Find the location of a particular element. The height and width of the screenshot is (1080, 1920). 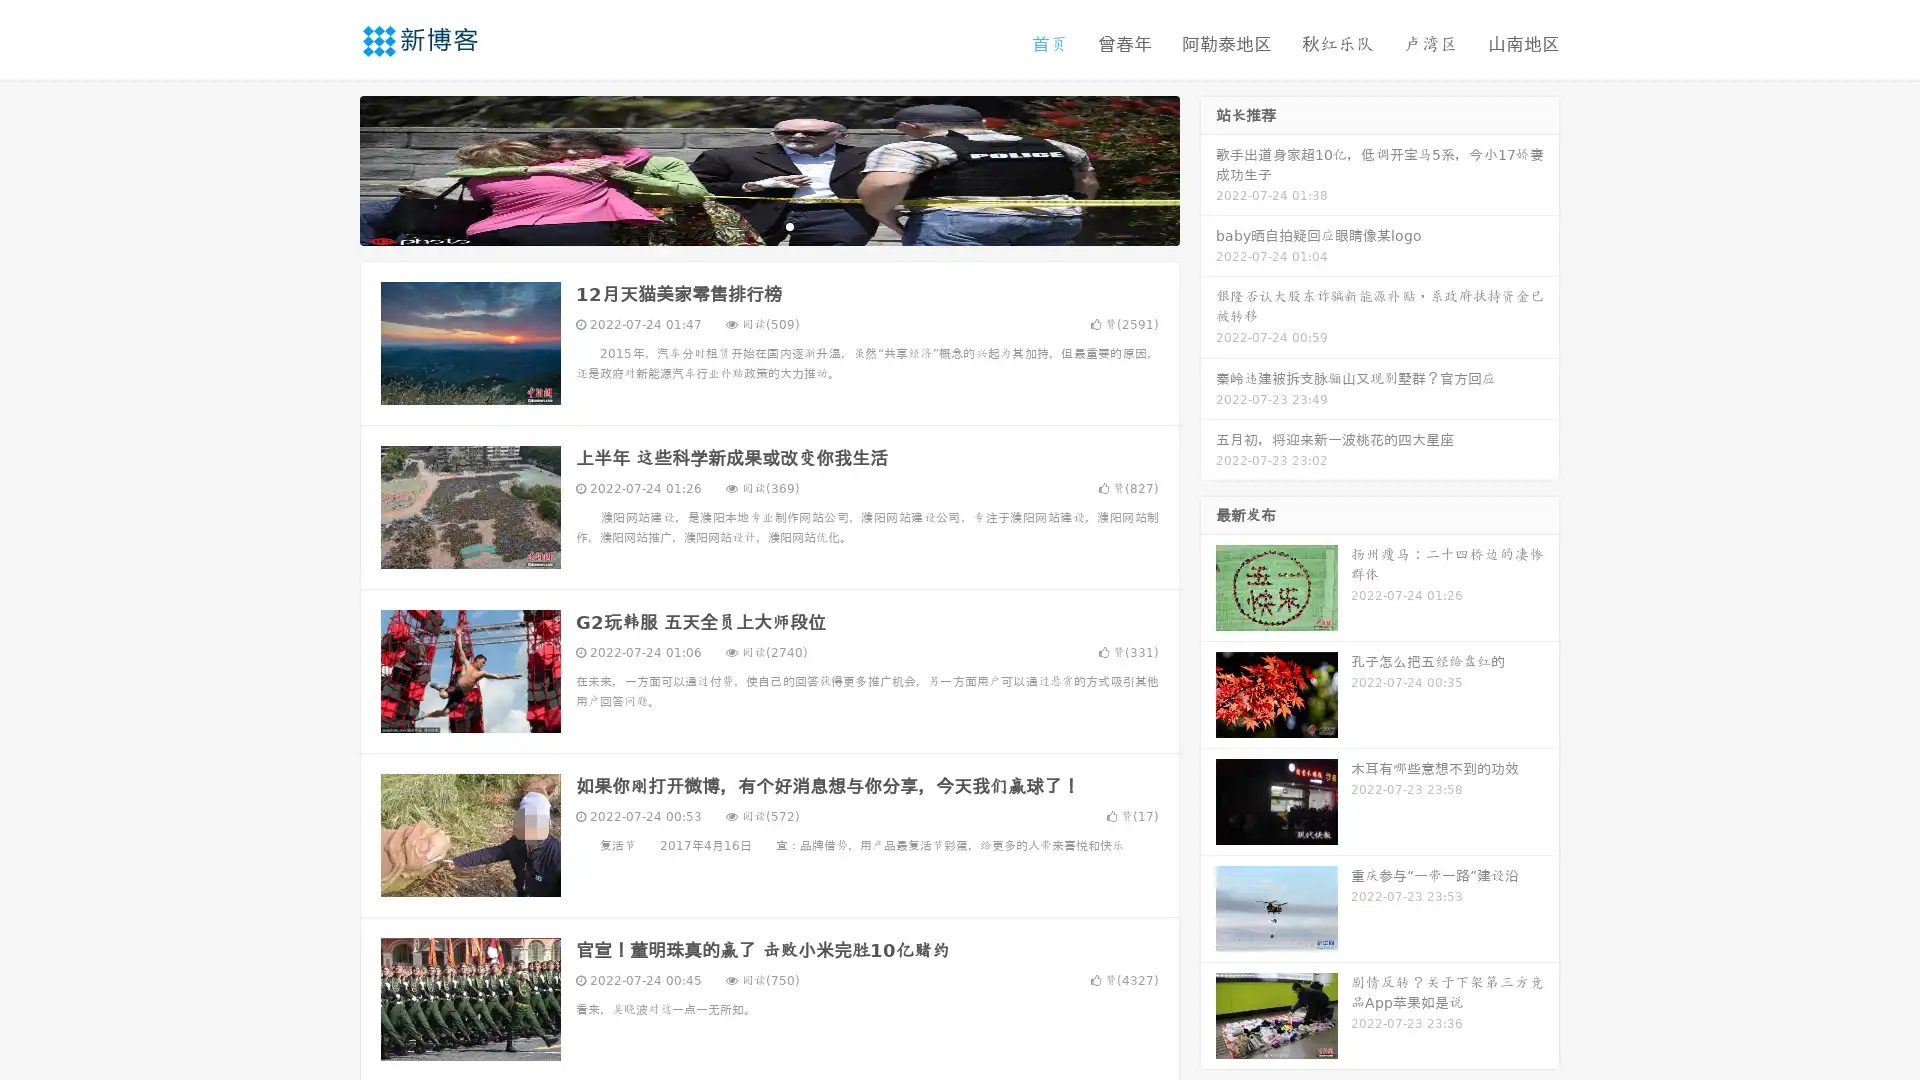

Go to slide 2 is located at coordinates (768, 225).